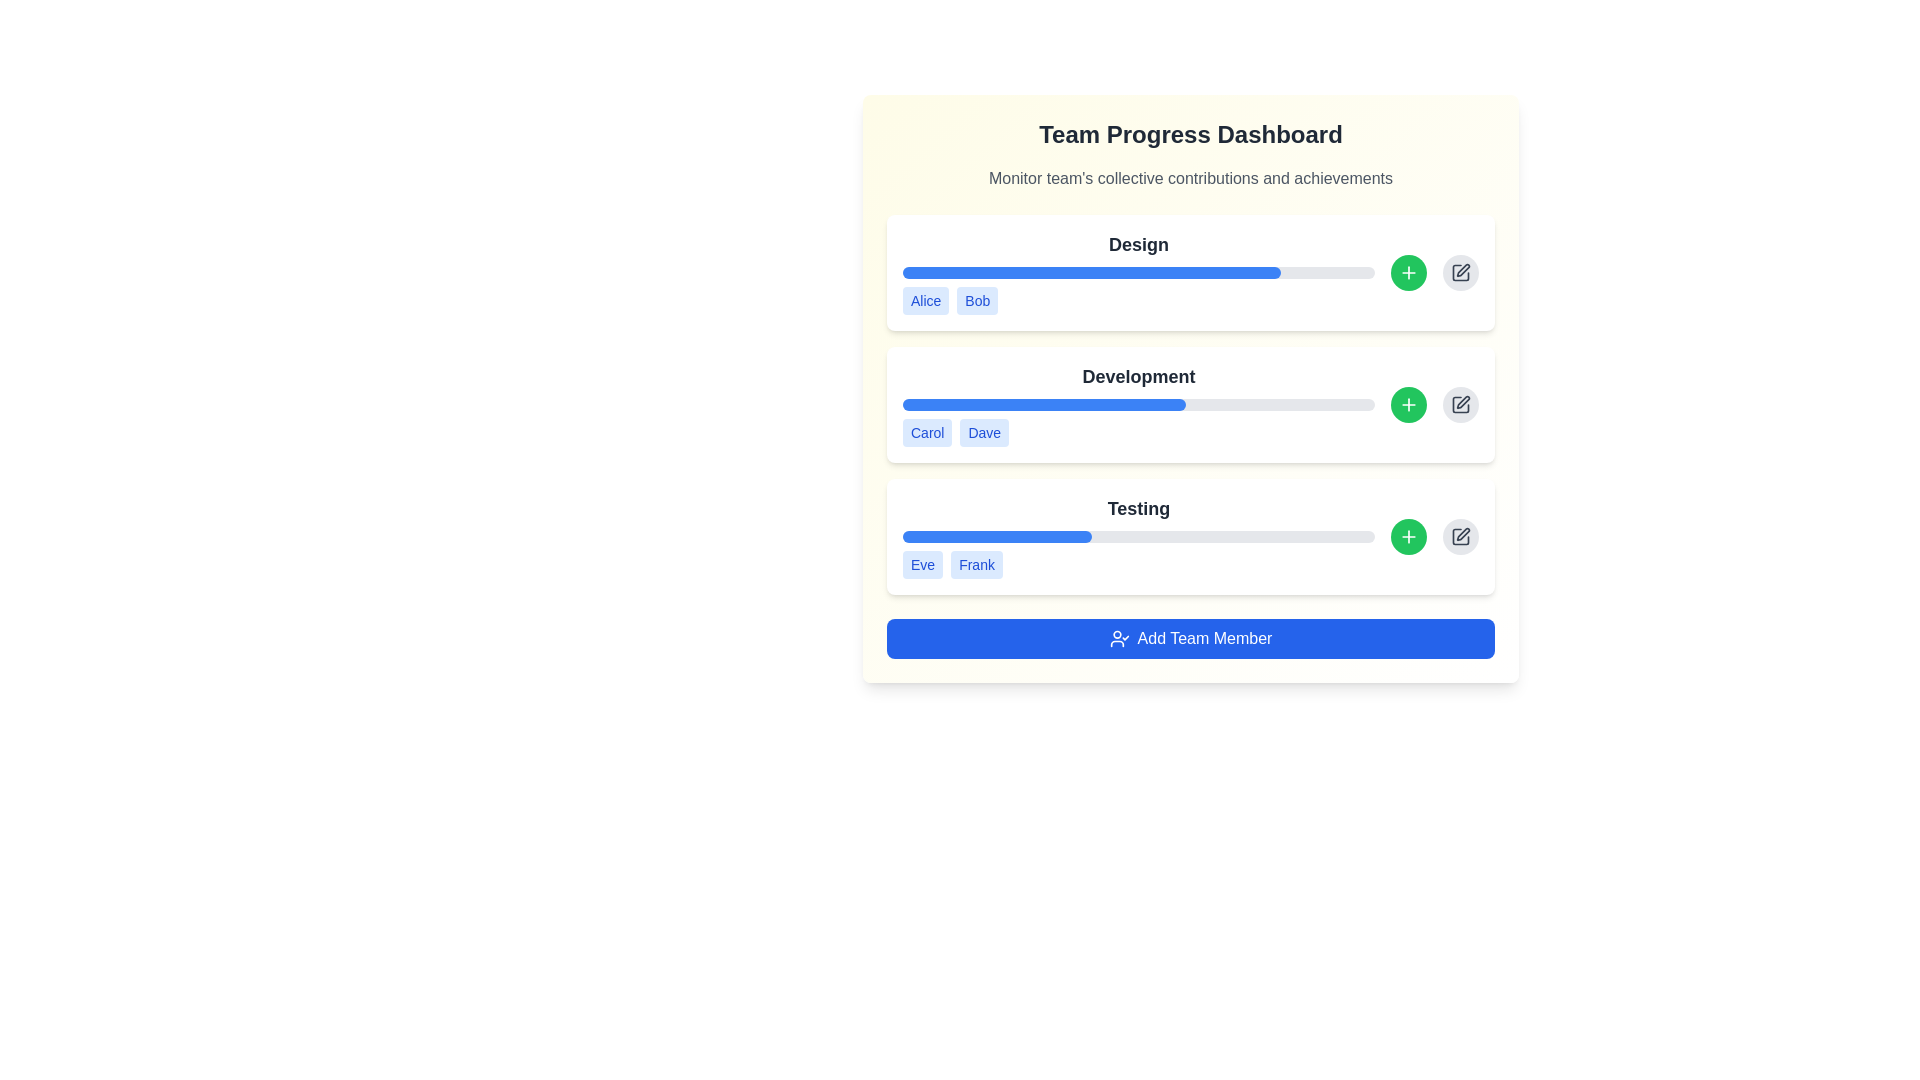 The width and height of the screenshot is (1920, 1080). Describe the element at coordinates (1460, 273) in the screenshot. I see `the circular button with a light gray background and a pen icon in the center, located at the right edge of the 'Design' category block` at that location.